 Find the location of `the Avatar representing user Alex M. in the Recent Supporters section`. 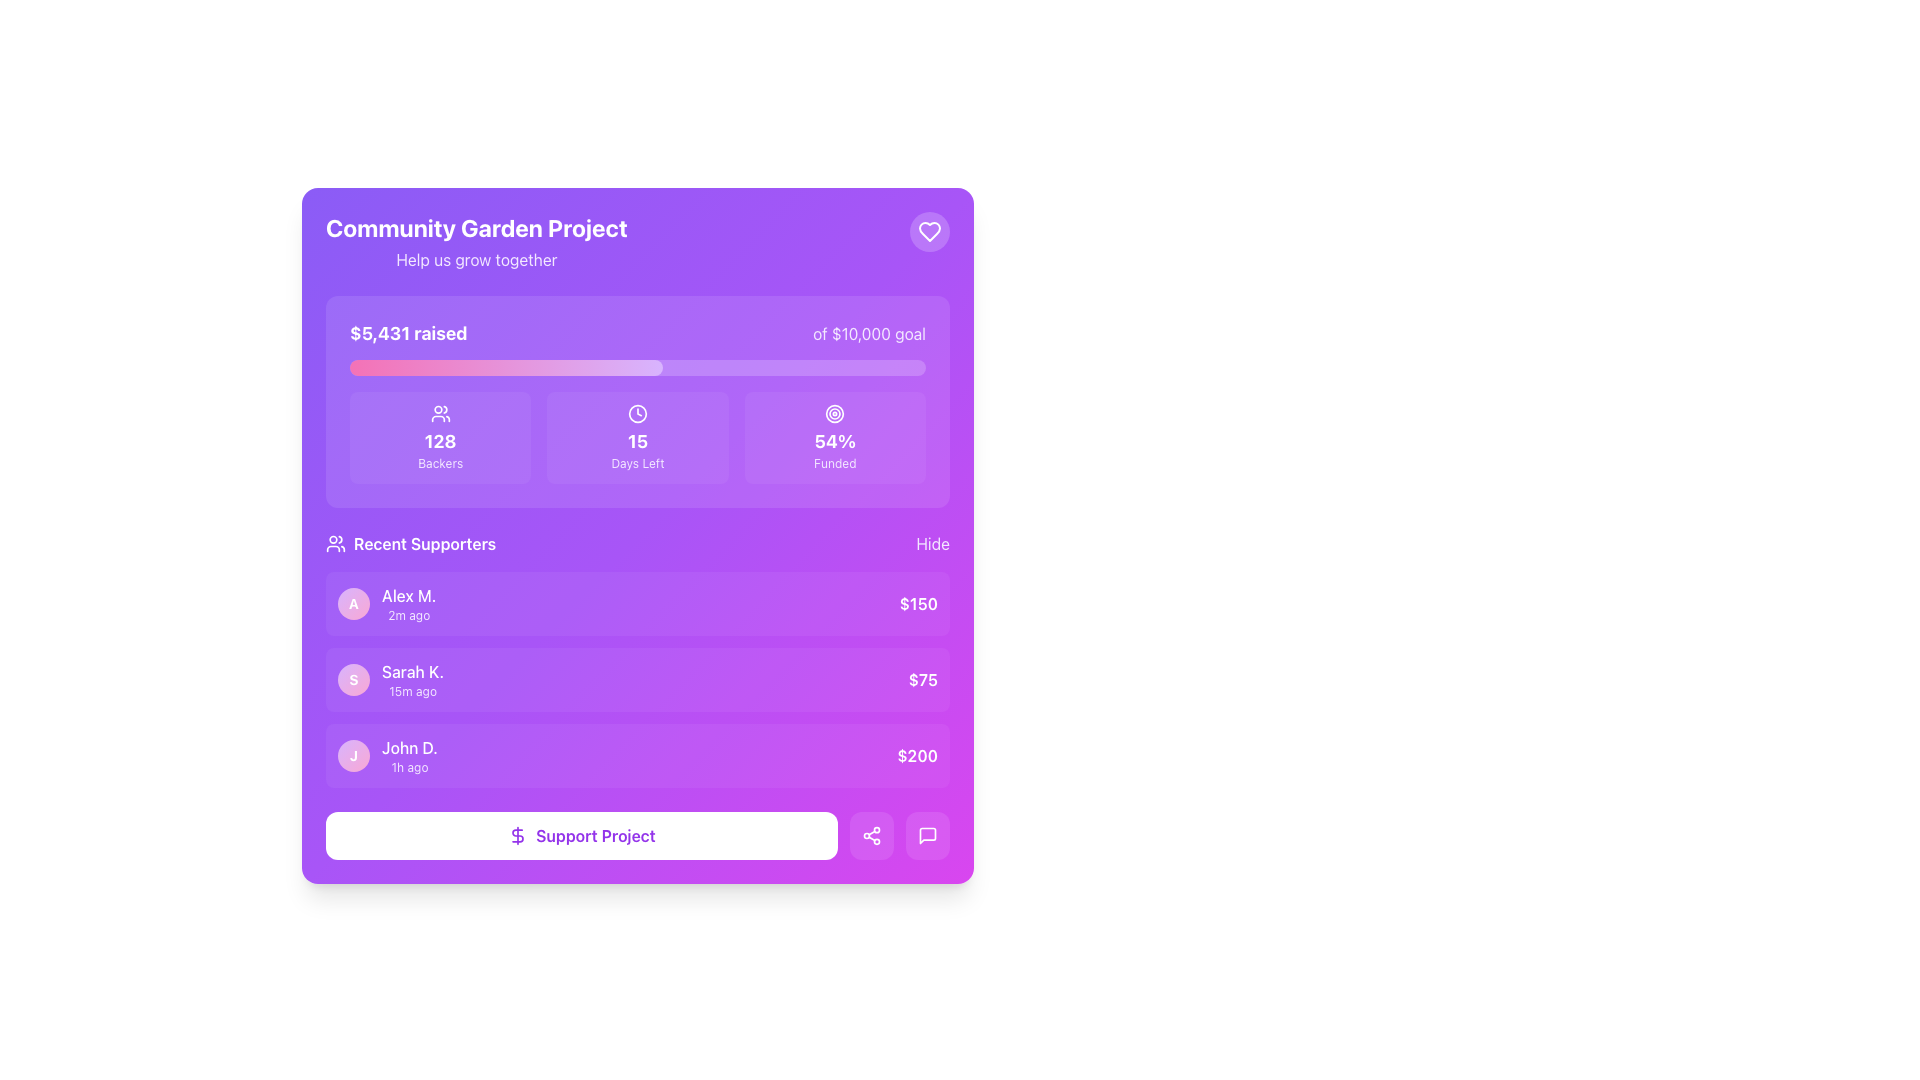

the Avatar representing user Alex M. in the Recent Supporters section is located at coordinates (354, 603).